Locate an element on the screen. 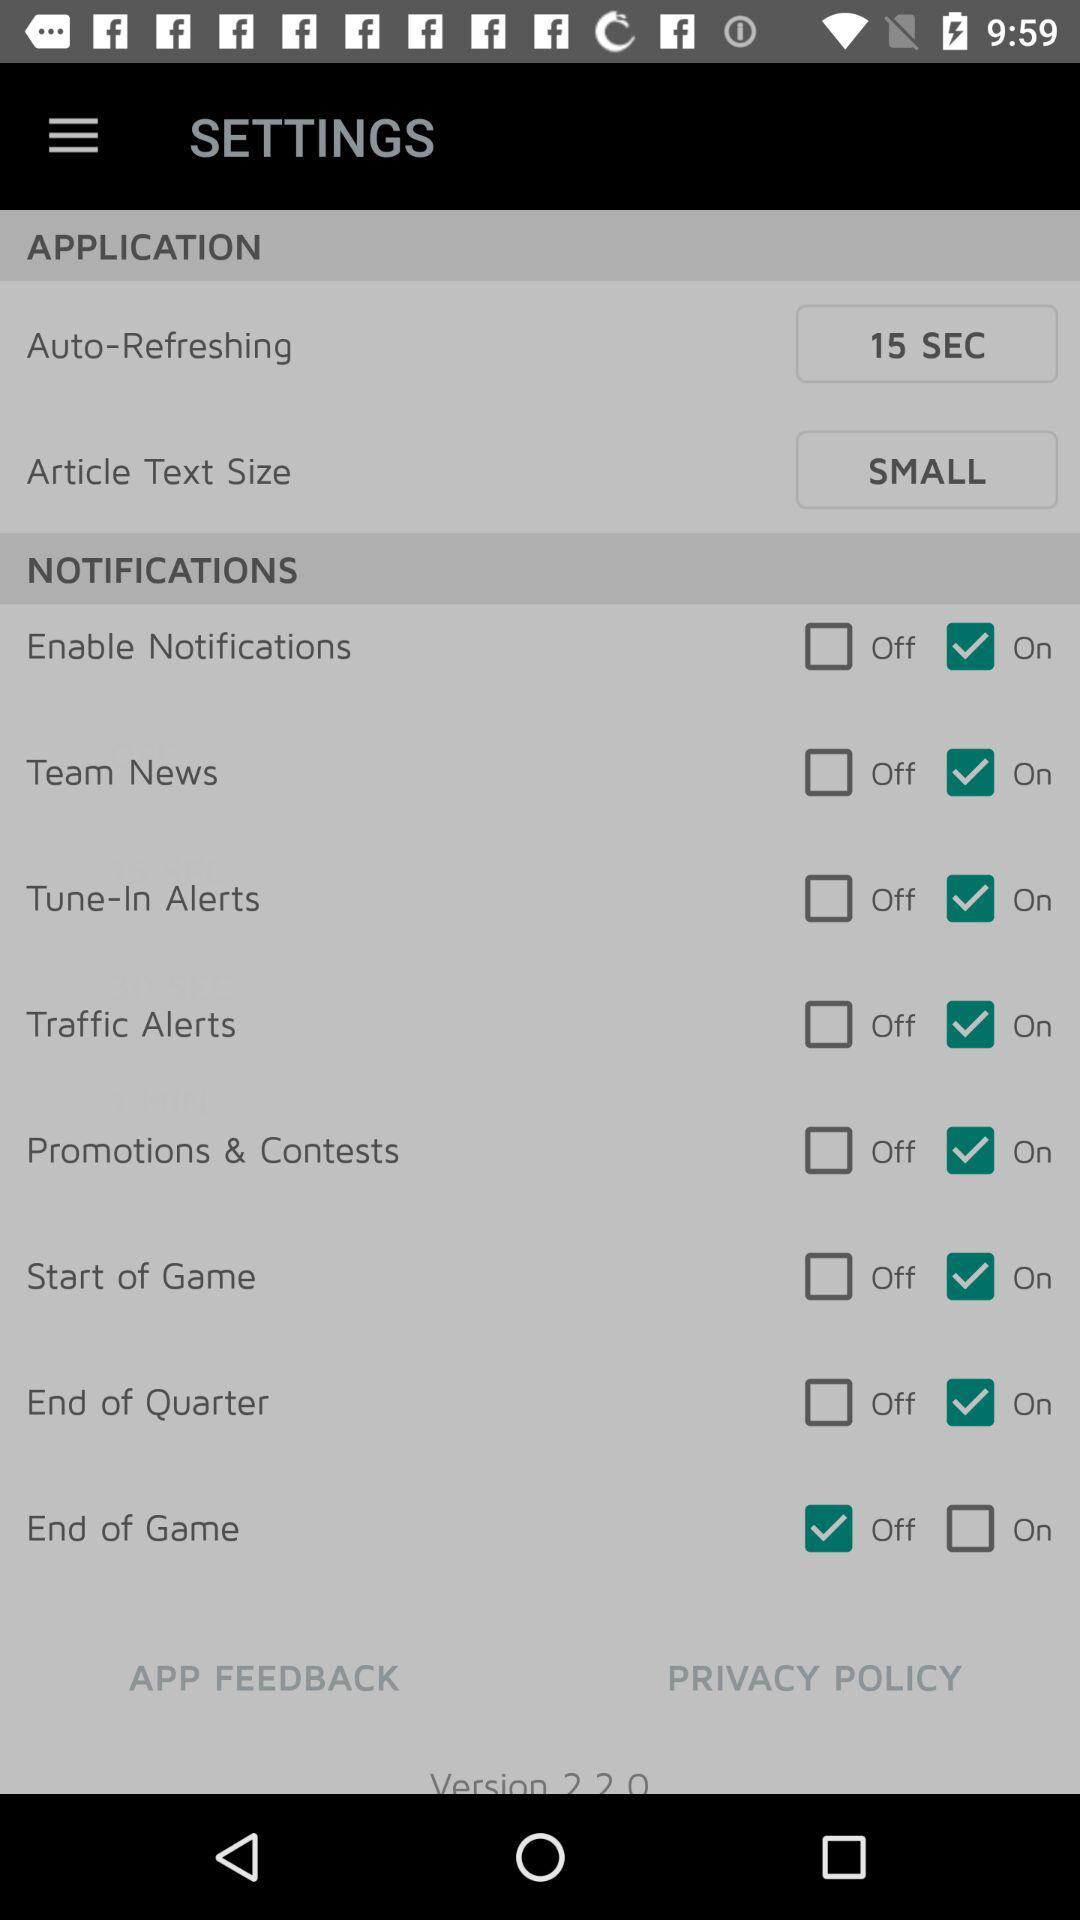  the icon to the left of the settings item is located at coordinates (72, 135).